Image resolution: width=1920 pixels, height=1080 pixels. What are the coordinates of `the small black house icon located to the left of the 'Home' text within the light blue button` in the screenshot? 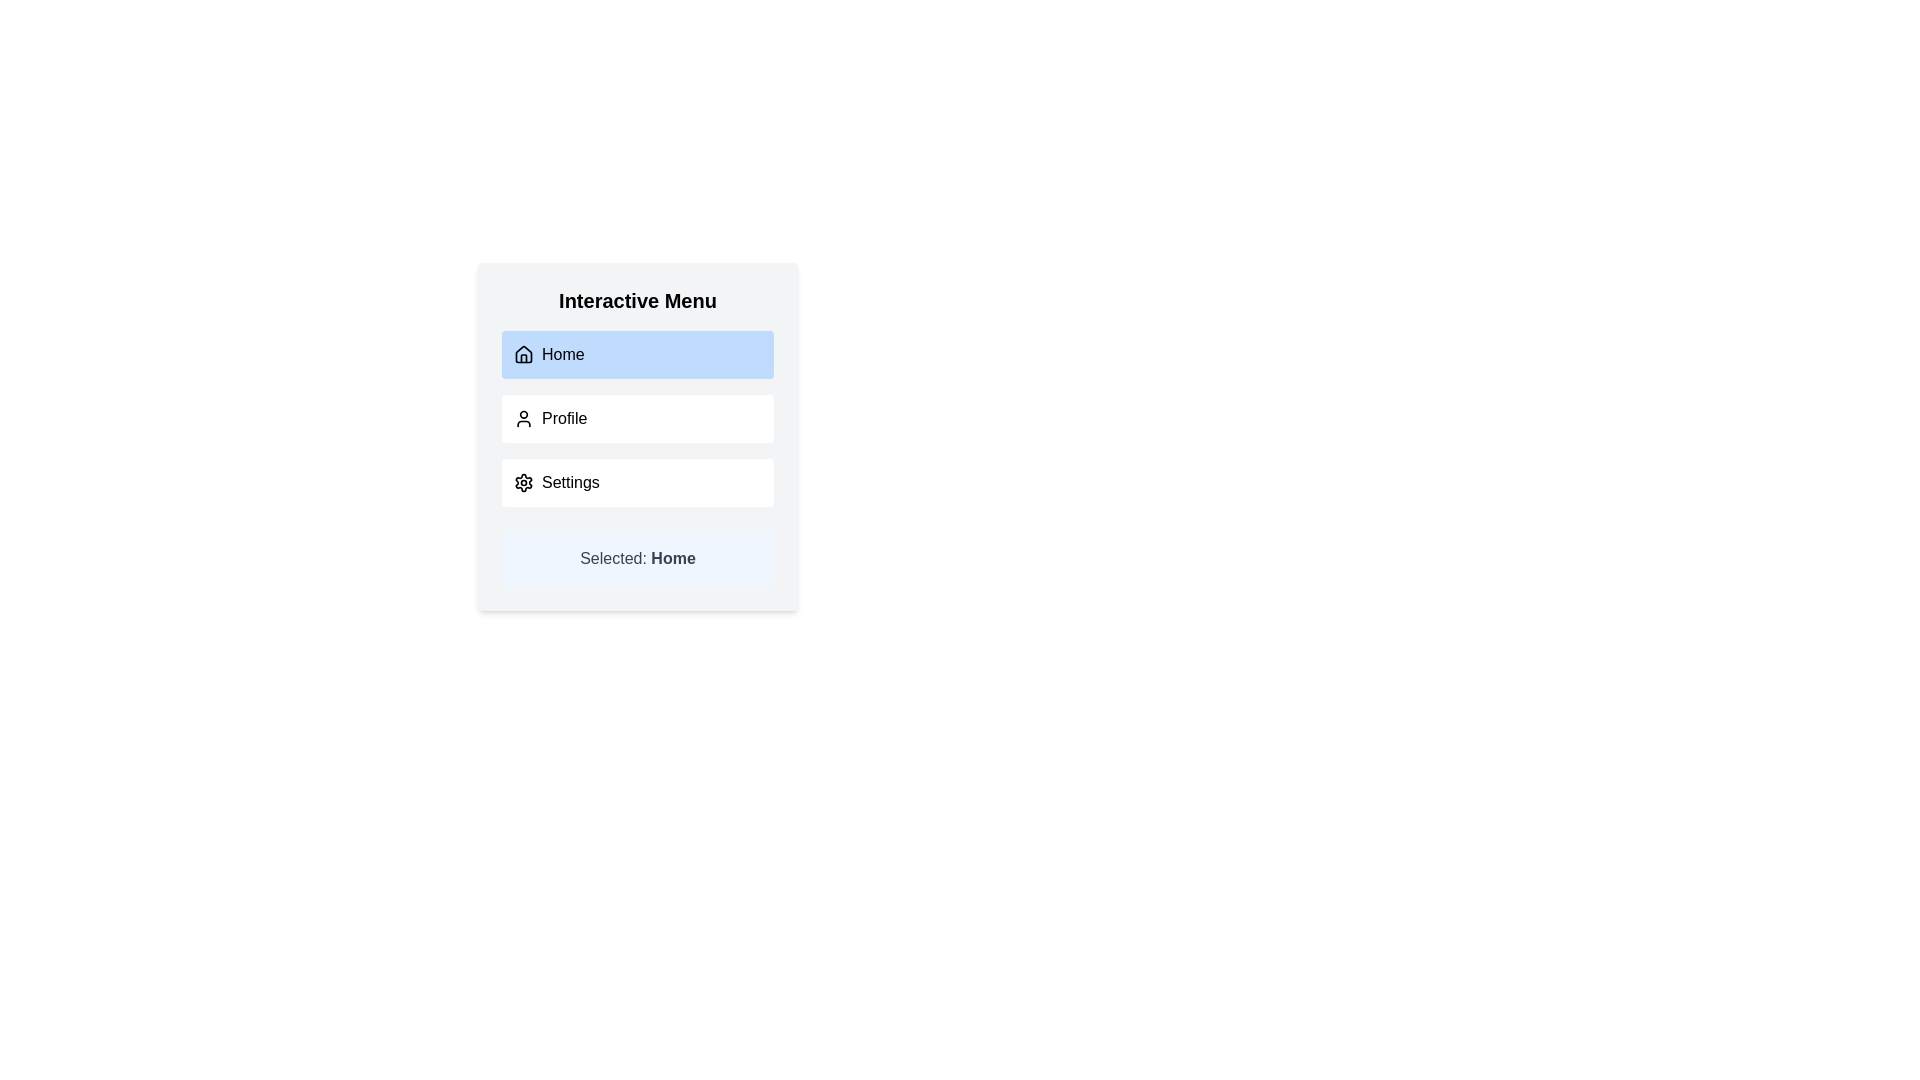 It's located at (523, 353).